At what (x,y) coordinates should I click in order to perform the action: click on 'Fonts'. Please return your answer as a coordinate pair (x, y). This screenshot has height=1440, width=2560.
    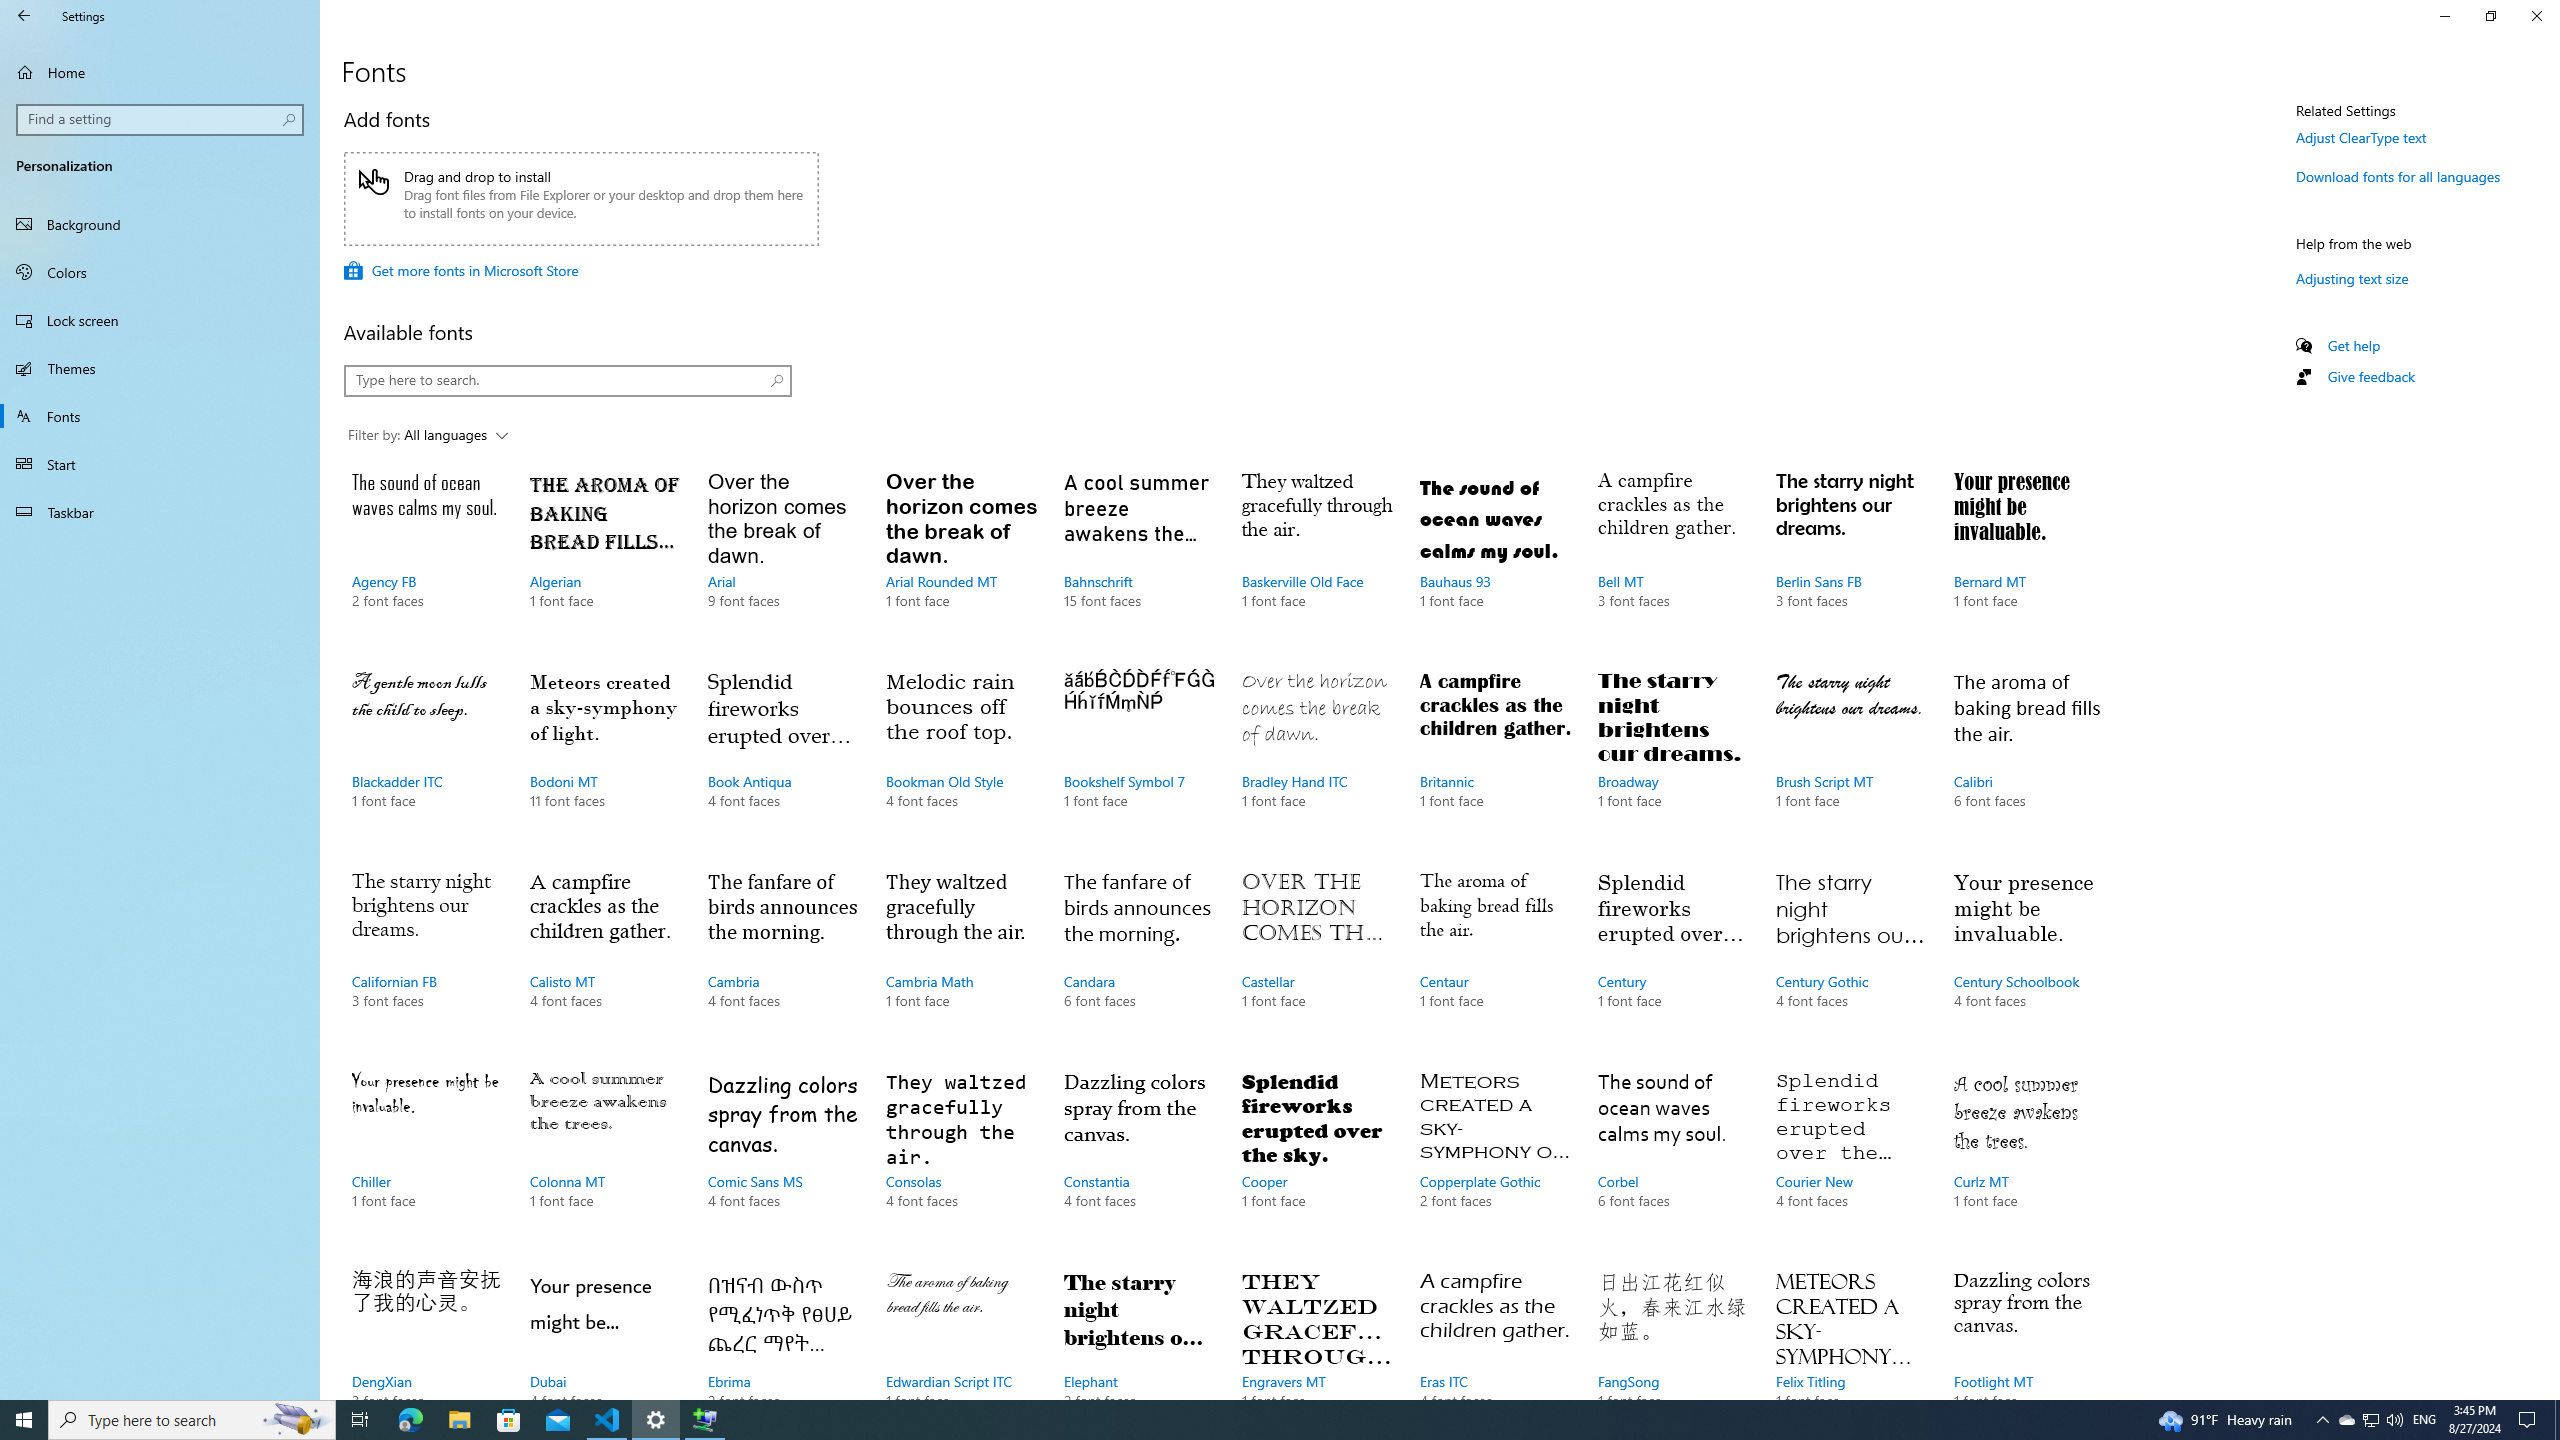
    Looking at the image, I should click on (159, 415).